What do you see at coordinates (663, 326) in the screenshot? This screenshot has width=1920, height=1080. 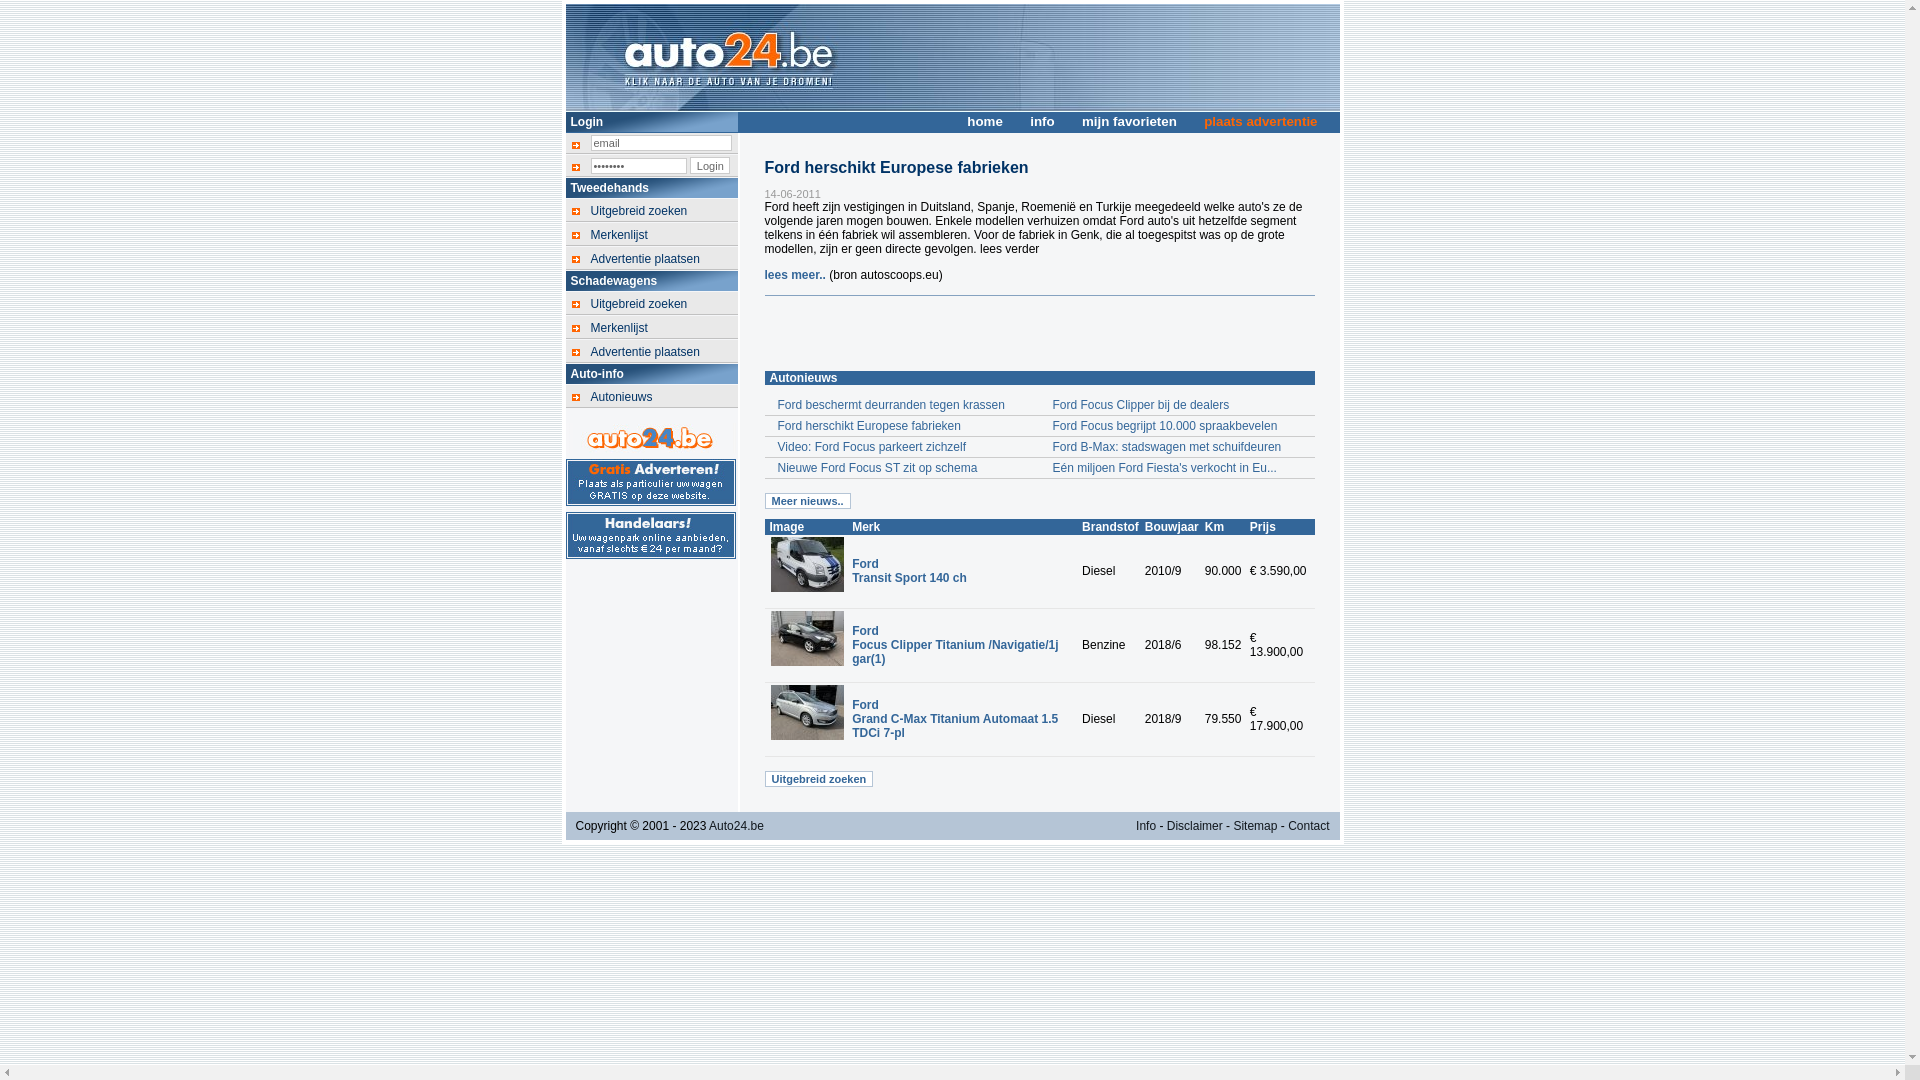 I see `'Merkenlijst'` at bounding box center [663, 326].